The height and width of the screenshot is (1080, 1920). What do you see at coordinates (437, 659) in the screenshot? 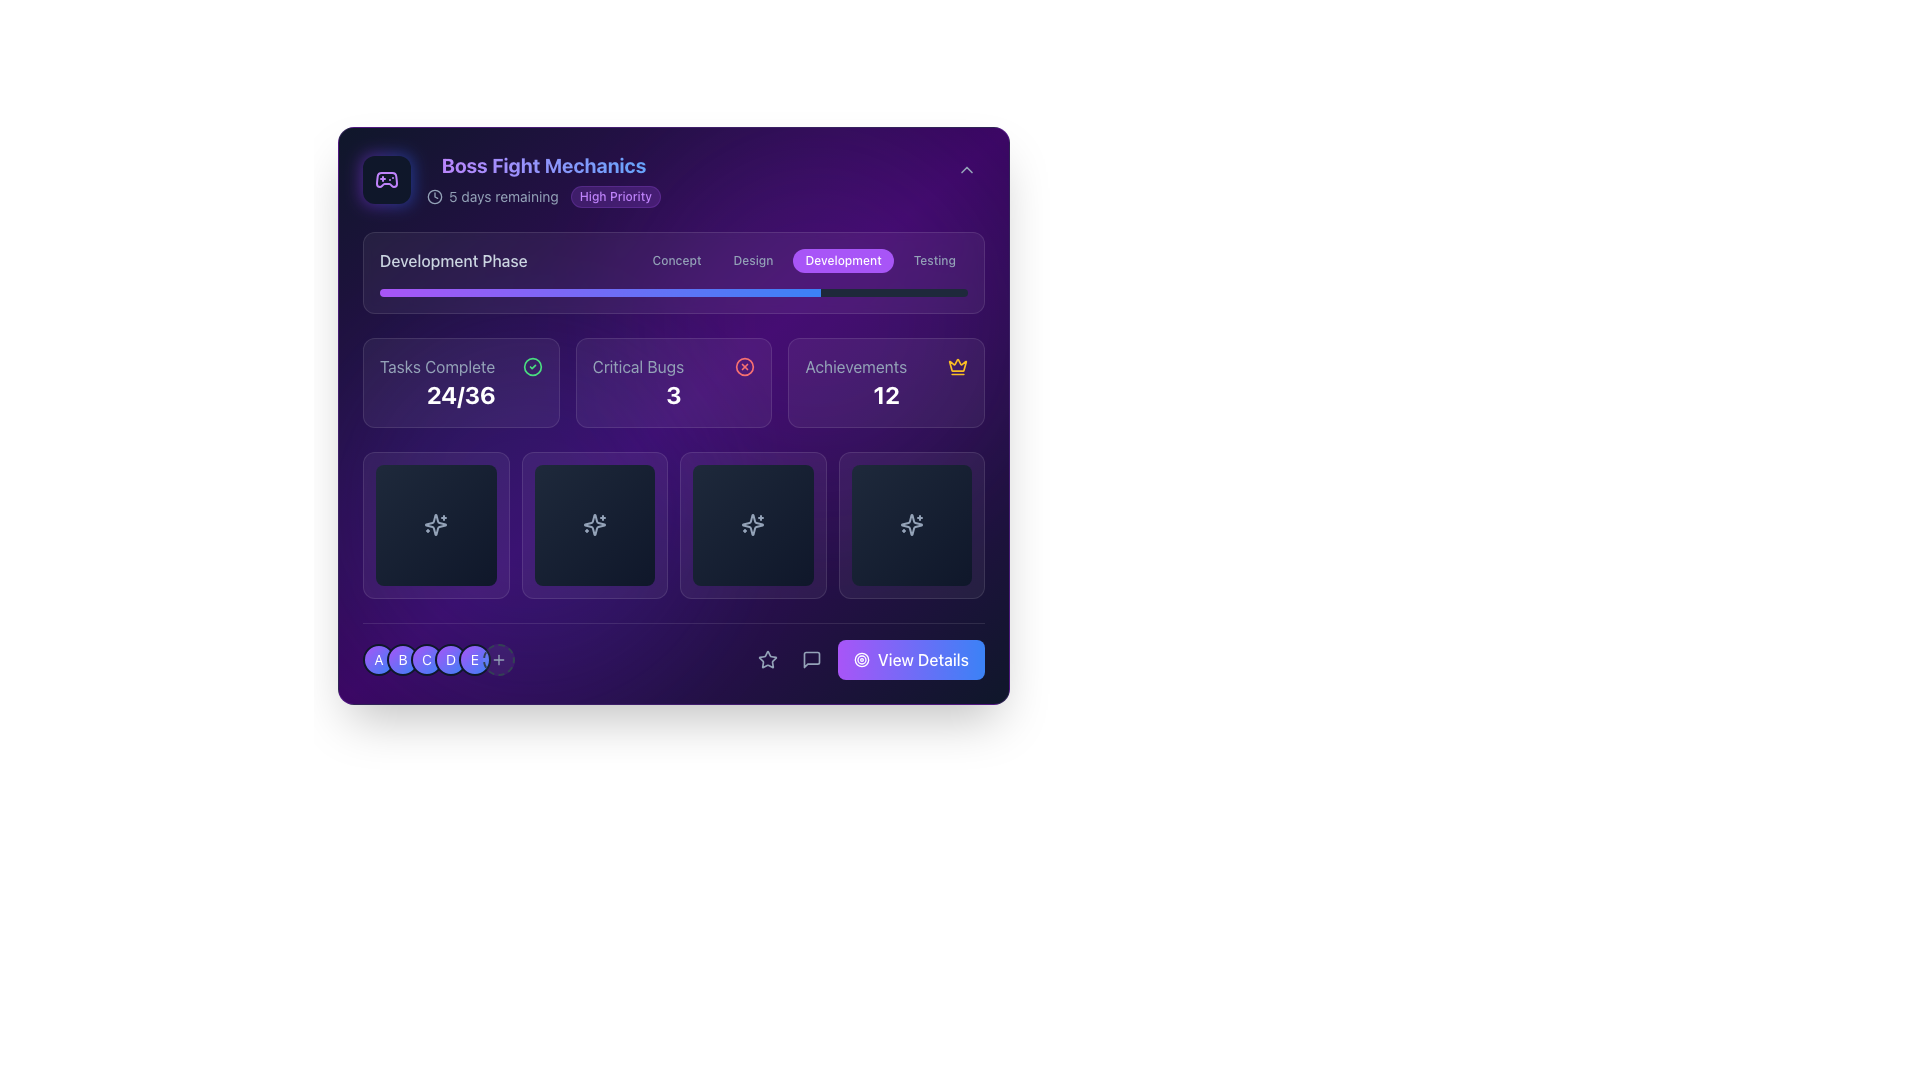
I see `the circular badge featuring the letter 'D' in white text on a gradient background` at bounding box center [437, 659].